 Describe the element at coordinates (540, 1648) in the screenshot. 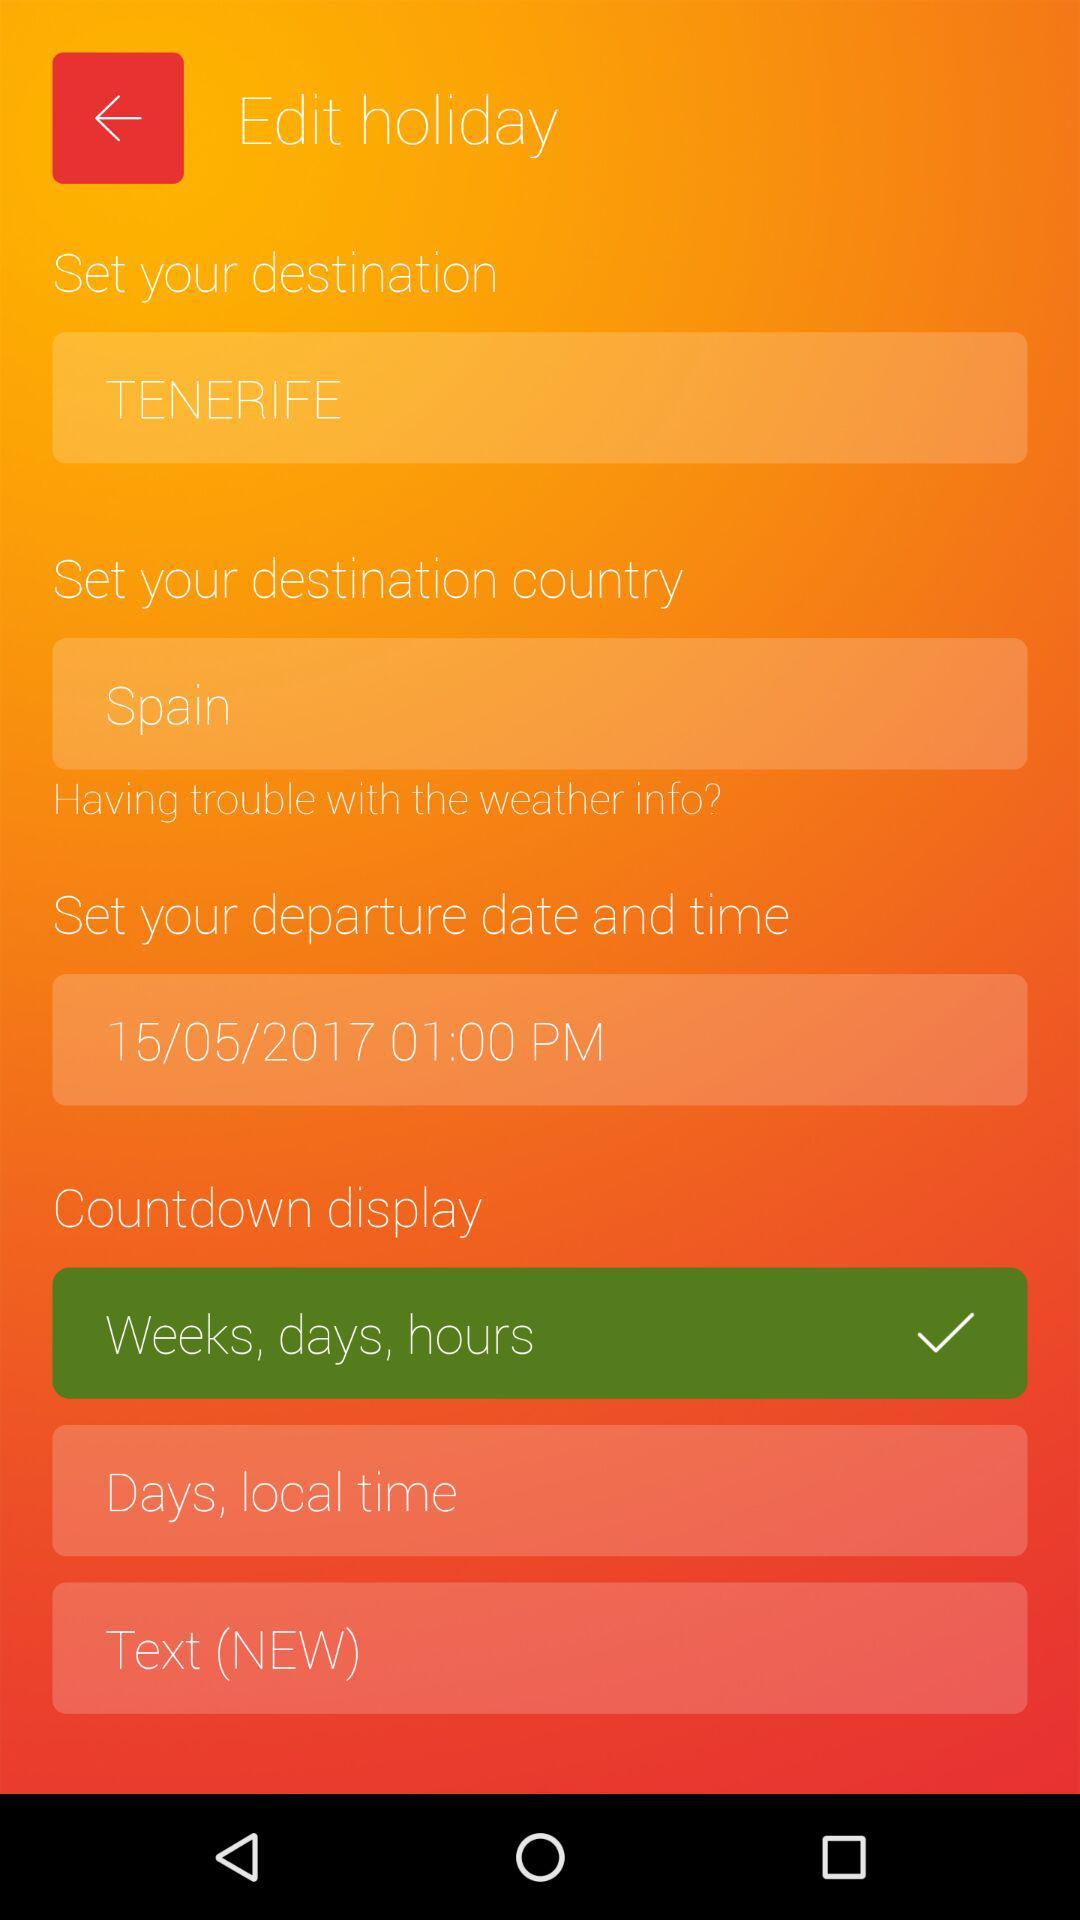

I see `the text (new) item` at that location.